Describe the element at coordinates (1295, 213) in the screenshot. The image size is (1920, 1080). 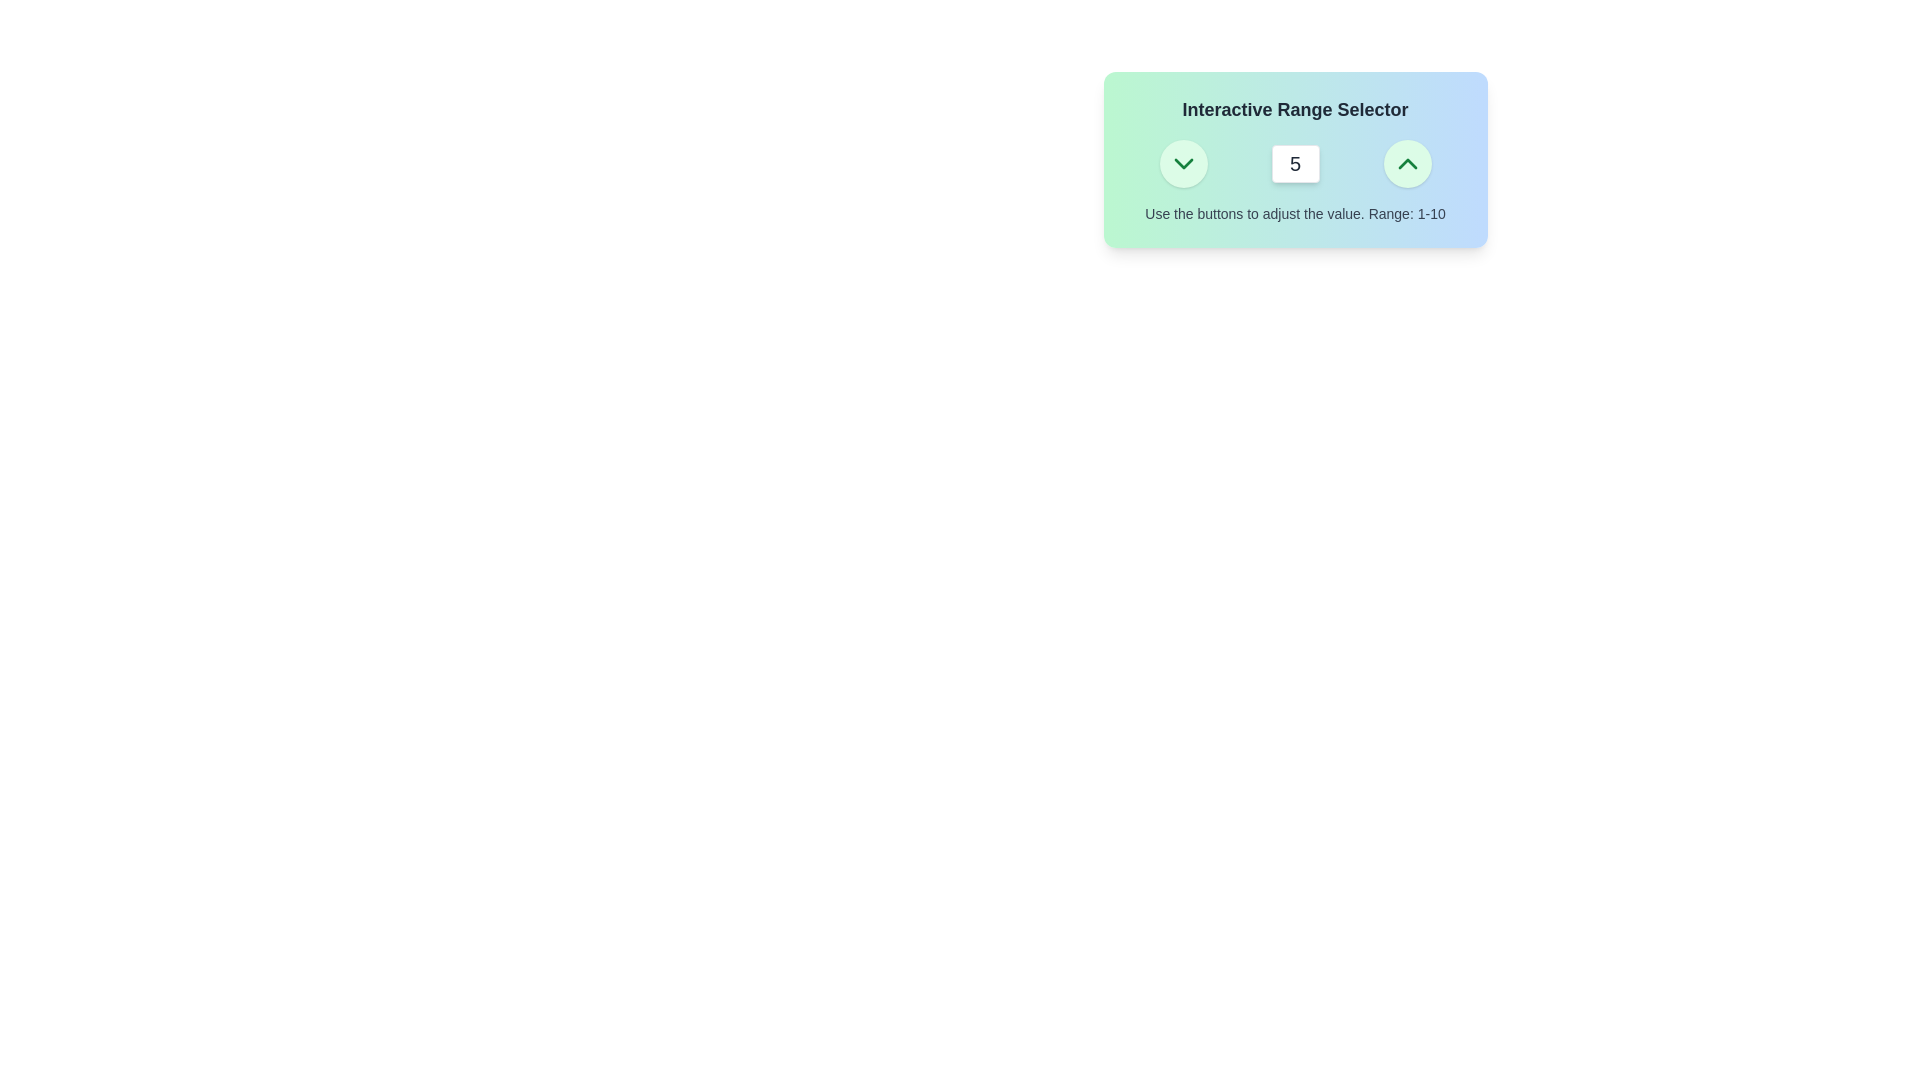
I see `the informative text element that reads, 'Use the buttons to adjust the value. Range: 1-10', which is styled in a small gray font and located beneath a numerical display within a gradient background card` at that location.